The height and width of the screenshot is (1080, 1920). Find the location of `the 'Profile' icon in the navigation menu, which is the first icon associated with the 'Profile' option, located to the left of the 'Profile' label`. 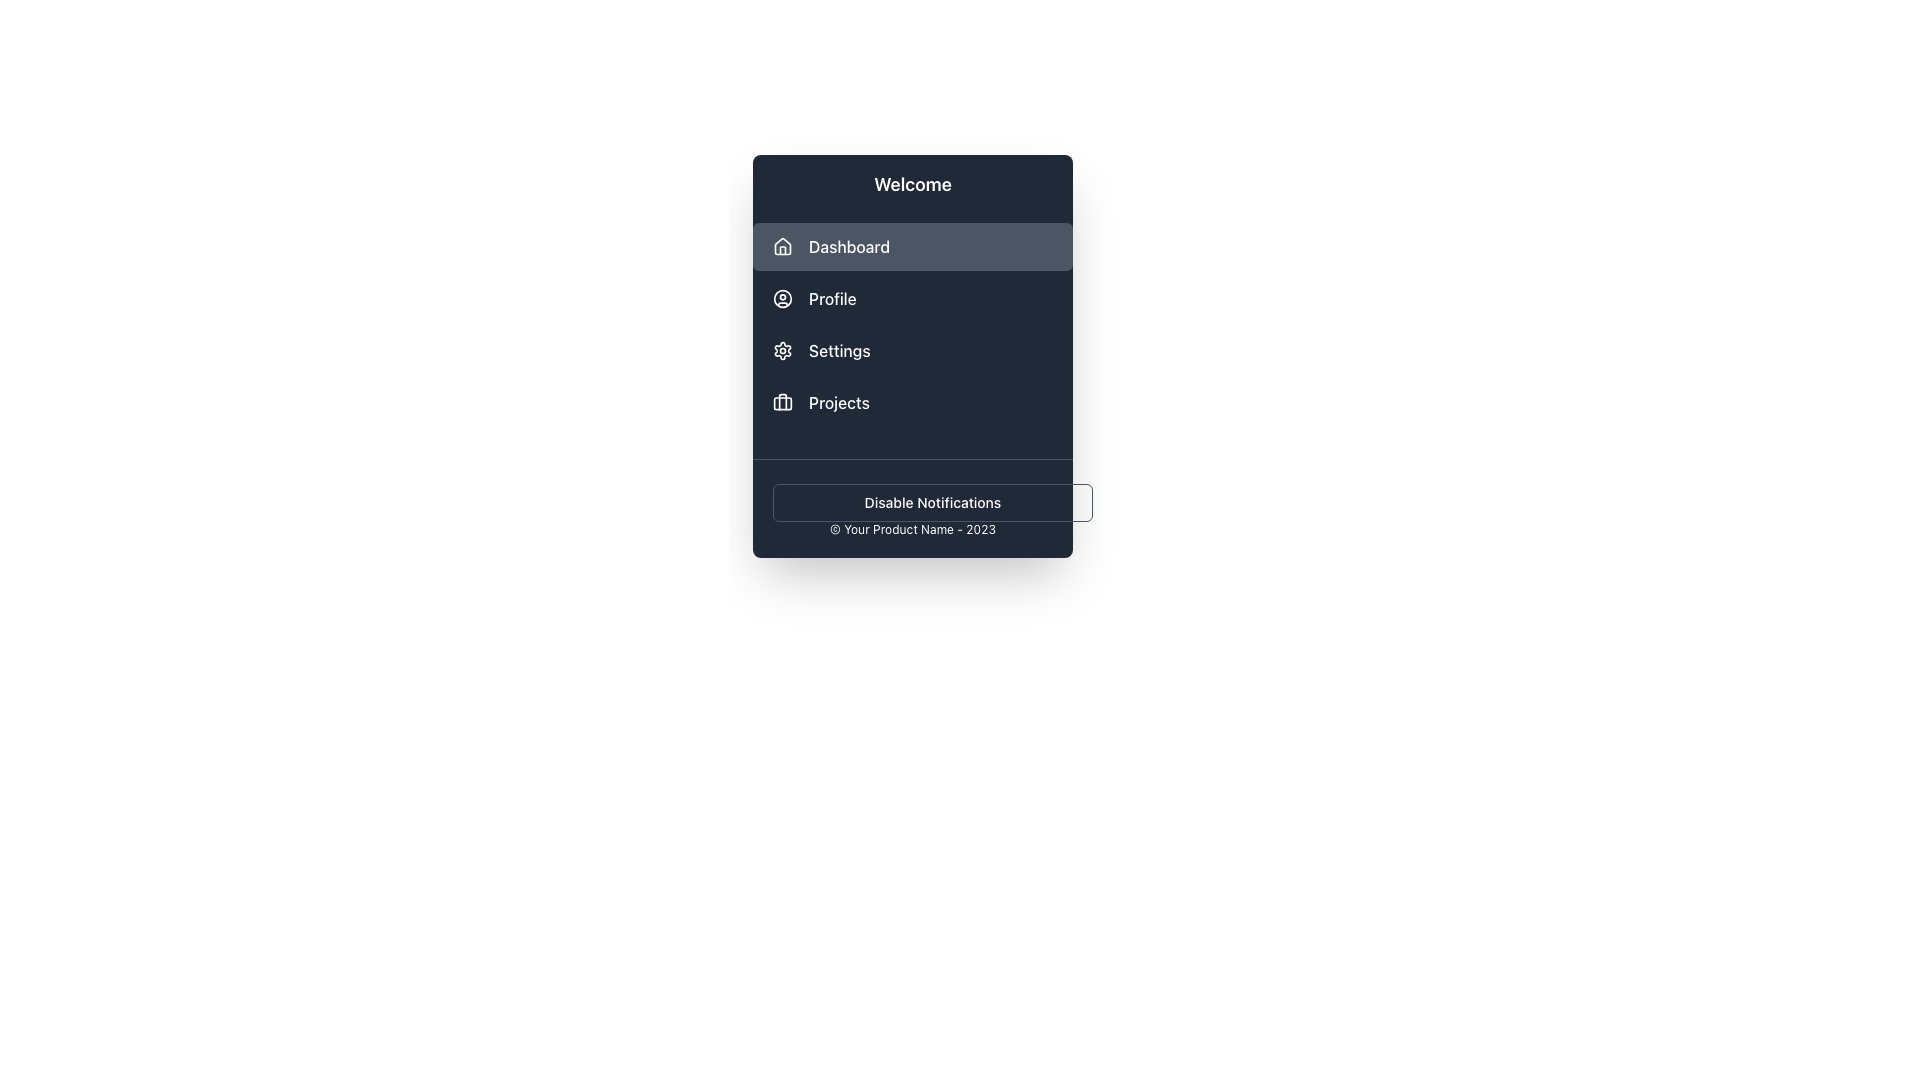

the 'Profile' icon in the navigation menu, which is the first icon associated with the 'Profile' option, located to the left of the 'Profile' label is located at coordinates (781, 299).